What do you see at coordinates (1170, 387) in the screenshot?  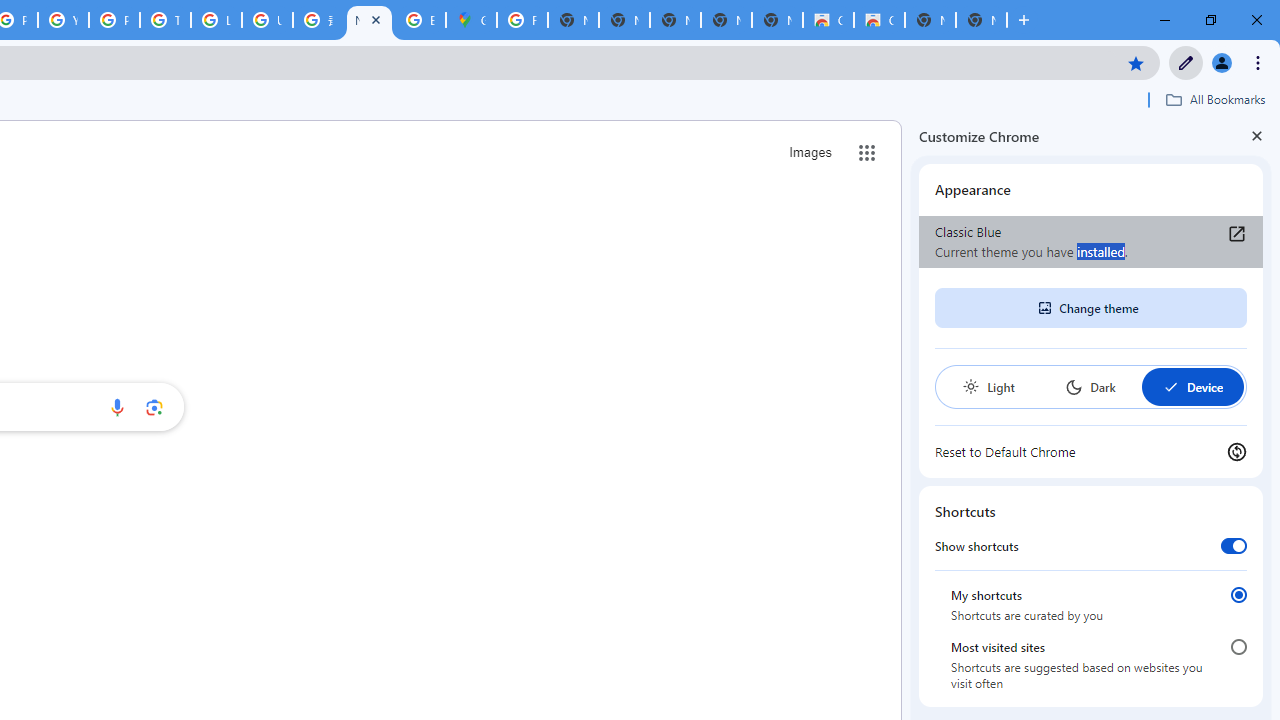 I see `'AutomationID: baseSvg'` at bounding box center [1170, 387].